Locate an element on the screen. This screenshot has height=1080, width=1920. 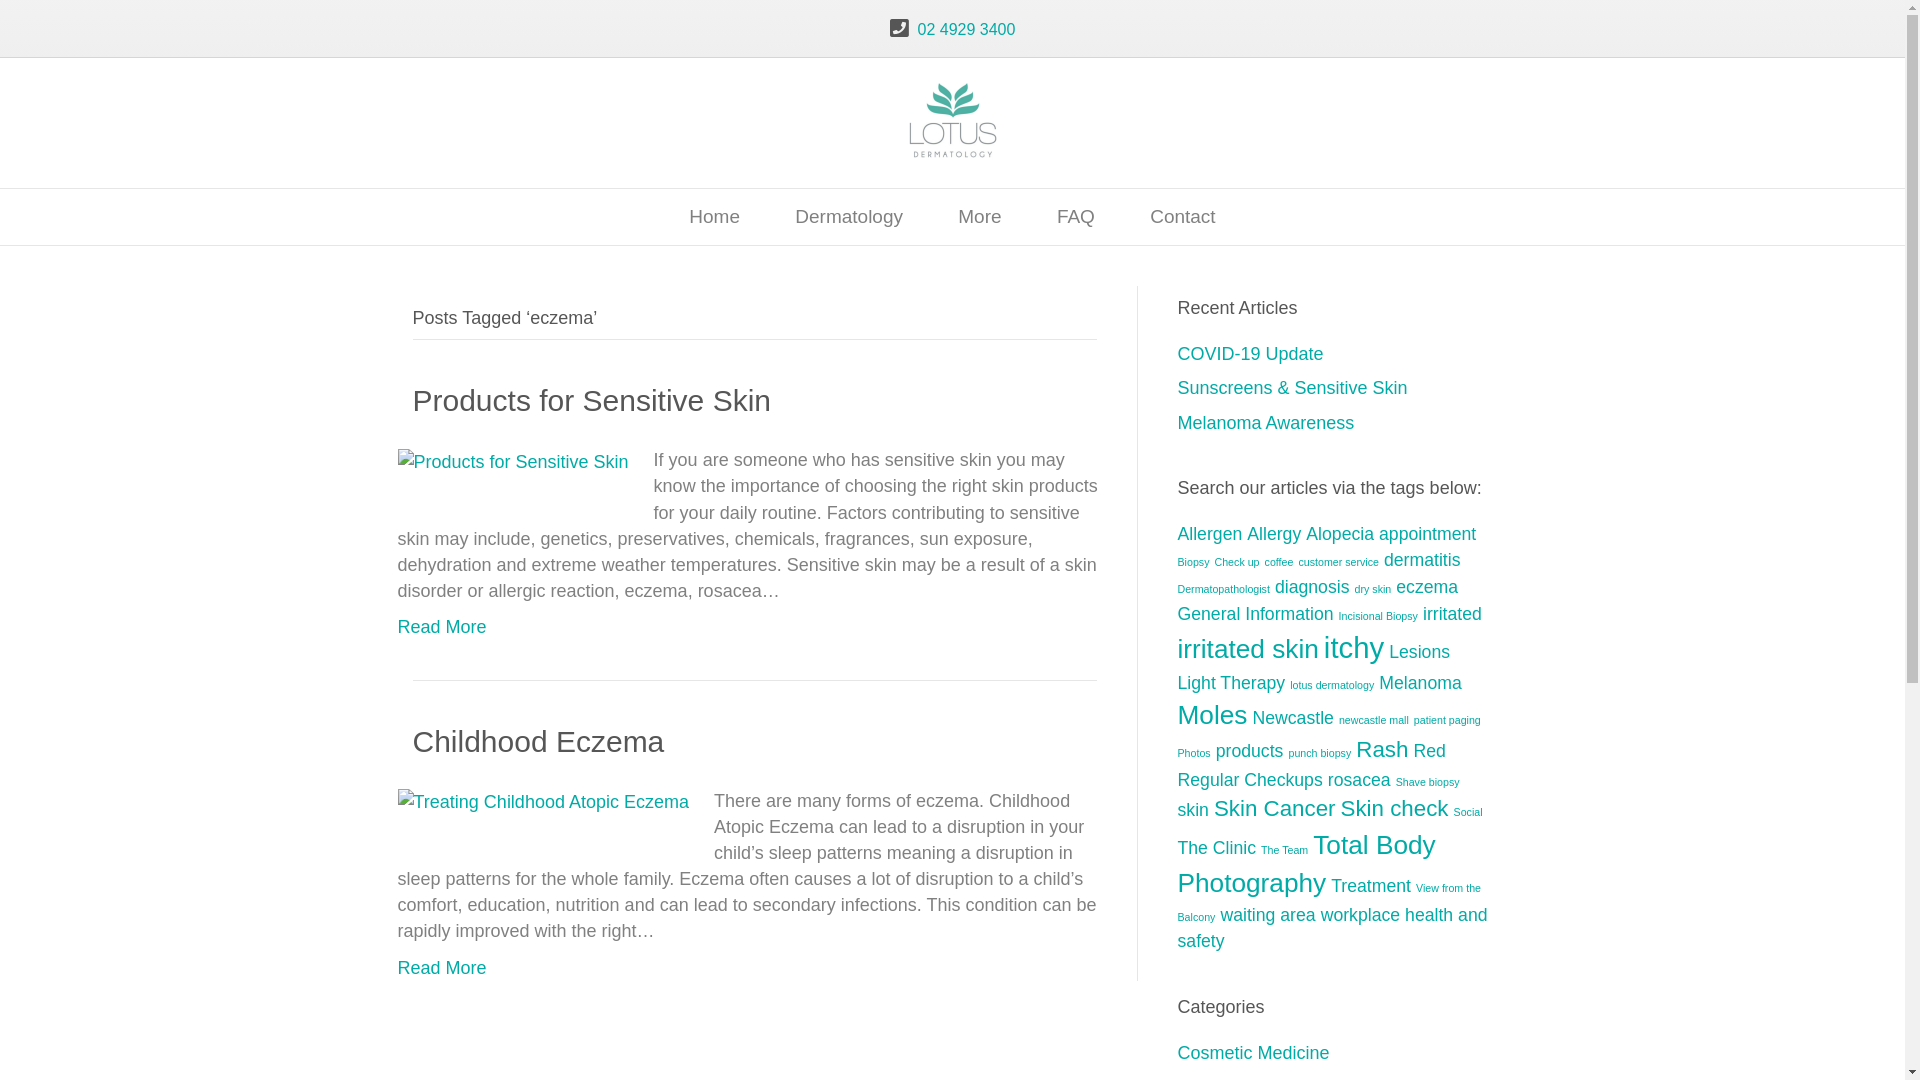
'Social' is located at coordinates (1468, 812).